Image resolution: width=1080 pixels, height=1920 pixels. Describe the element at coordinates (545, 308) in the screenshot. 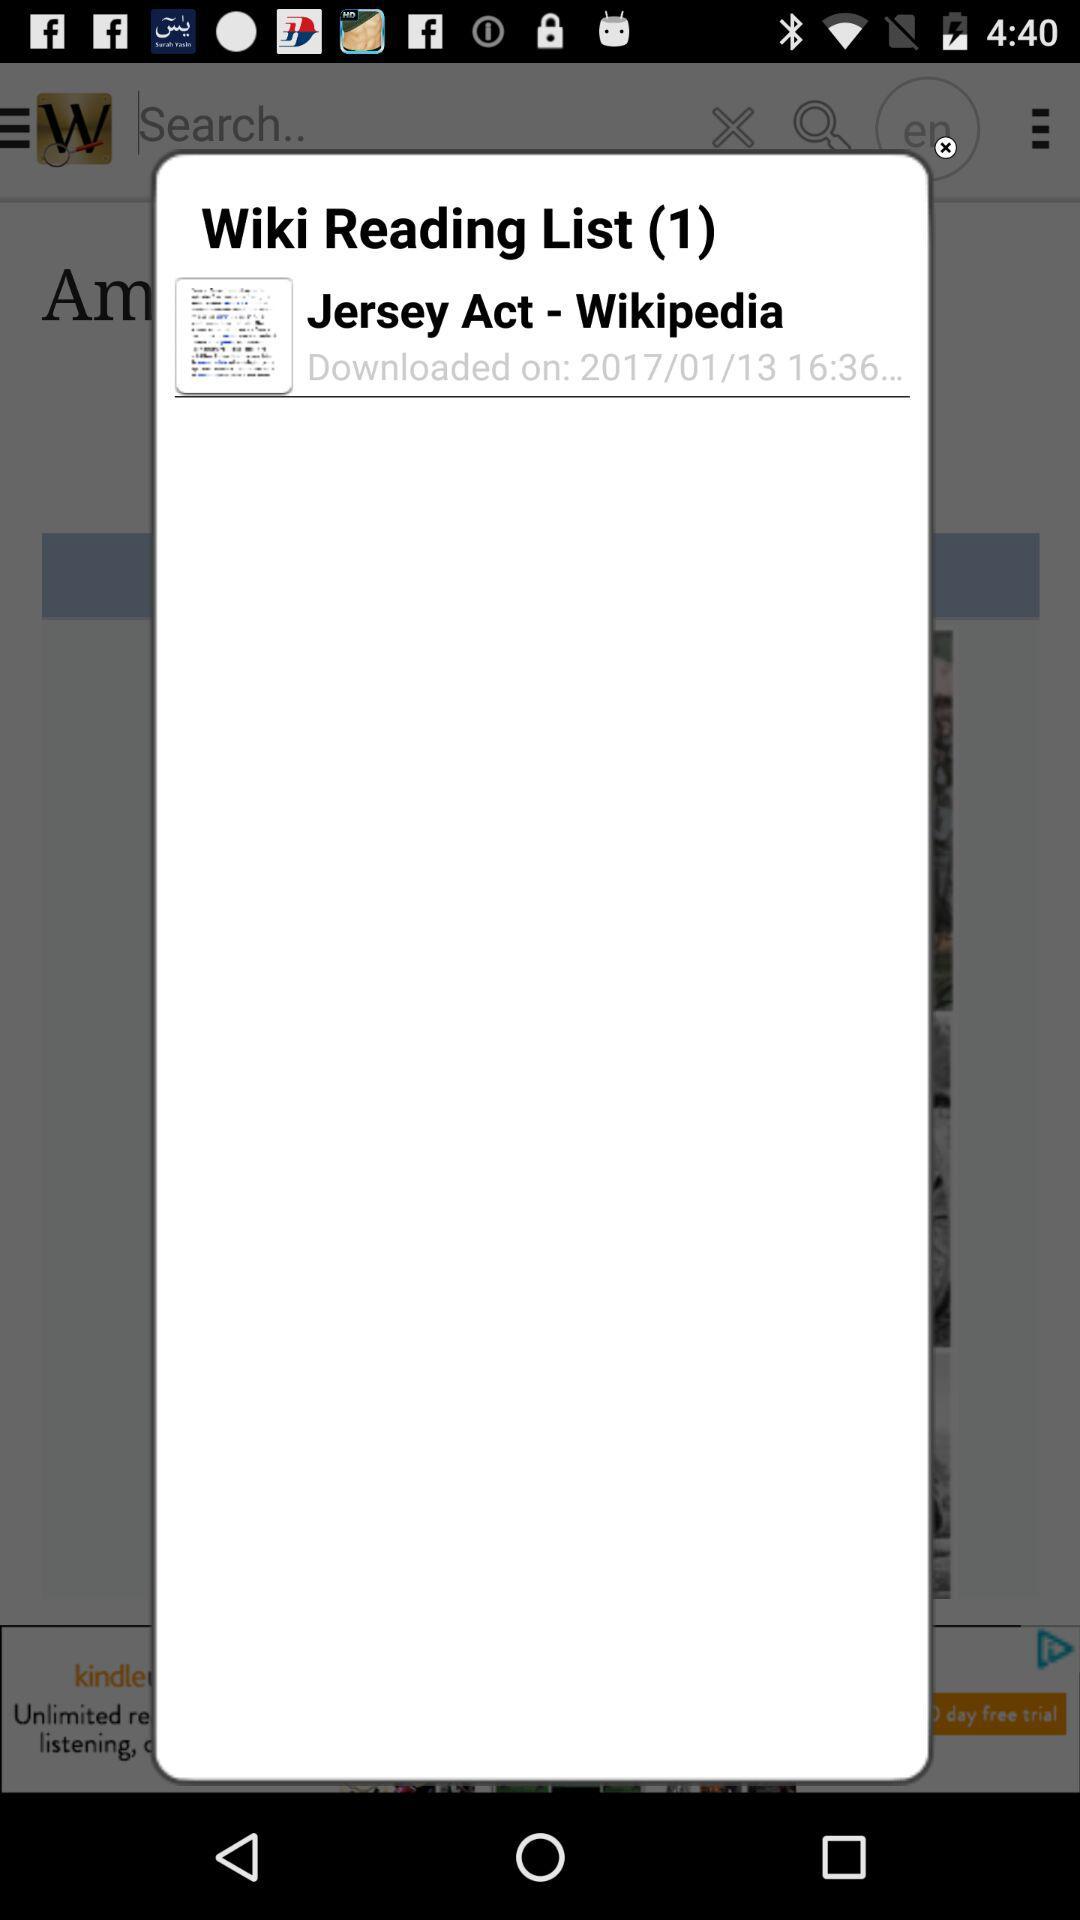

I see `jersey act - wikipedia item` at that location.